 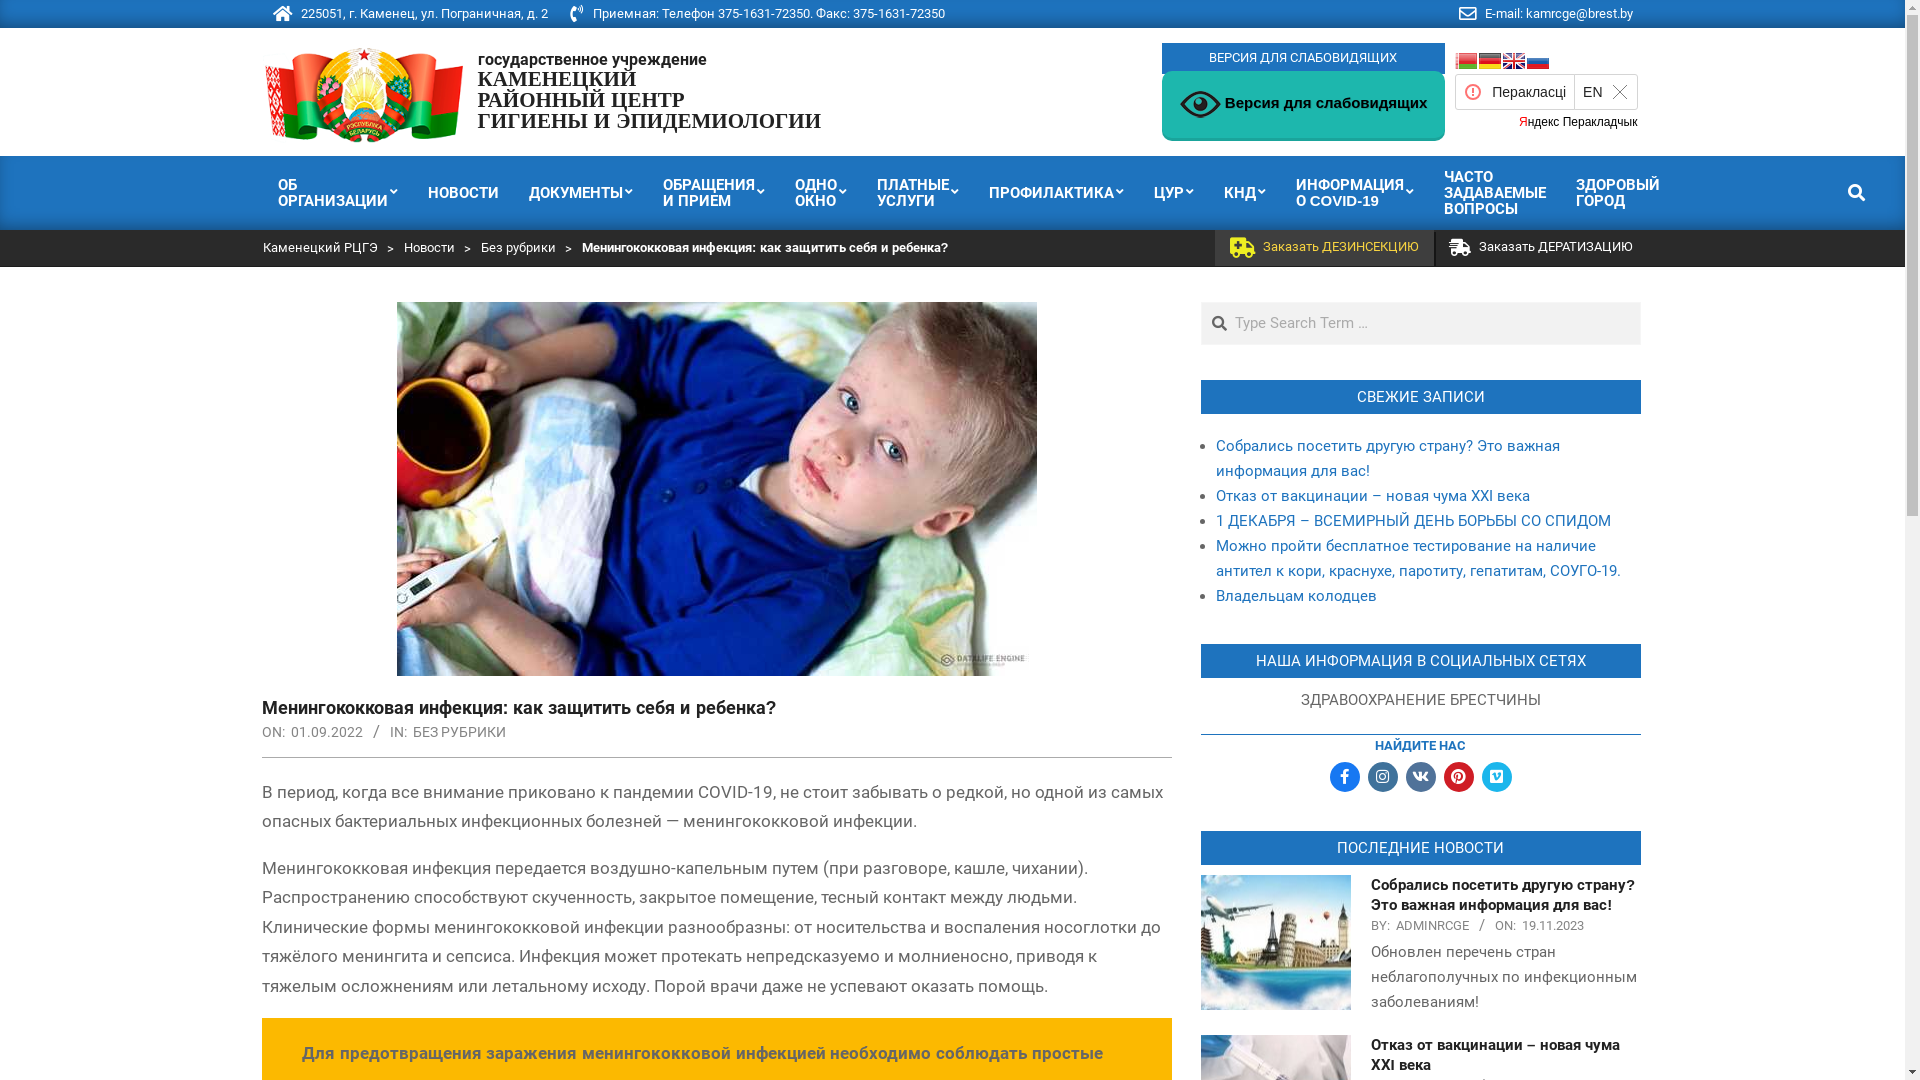 I want to click on 'Russian', so click(x=1536, y=60).